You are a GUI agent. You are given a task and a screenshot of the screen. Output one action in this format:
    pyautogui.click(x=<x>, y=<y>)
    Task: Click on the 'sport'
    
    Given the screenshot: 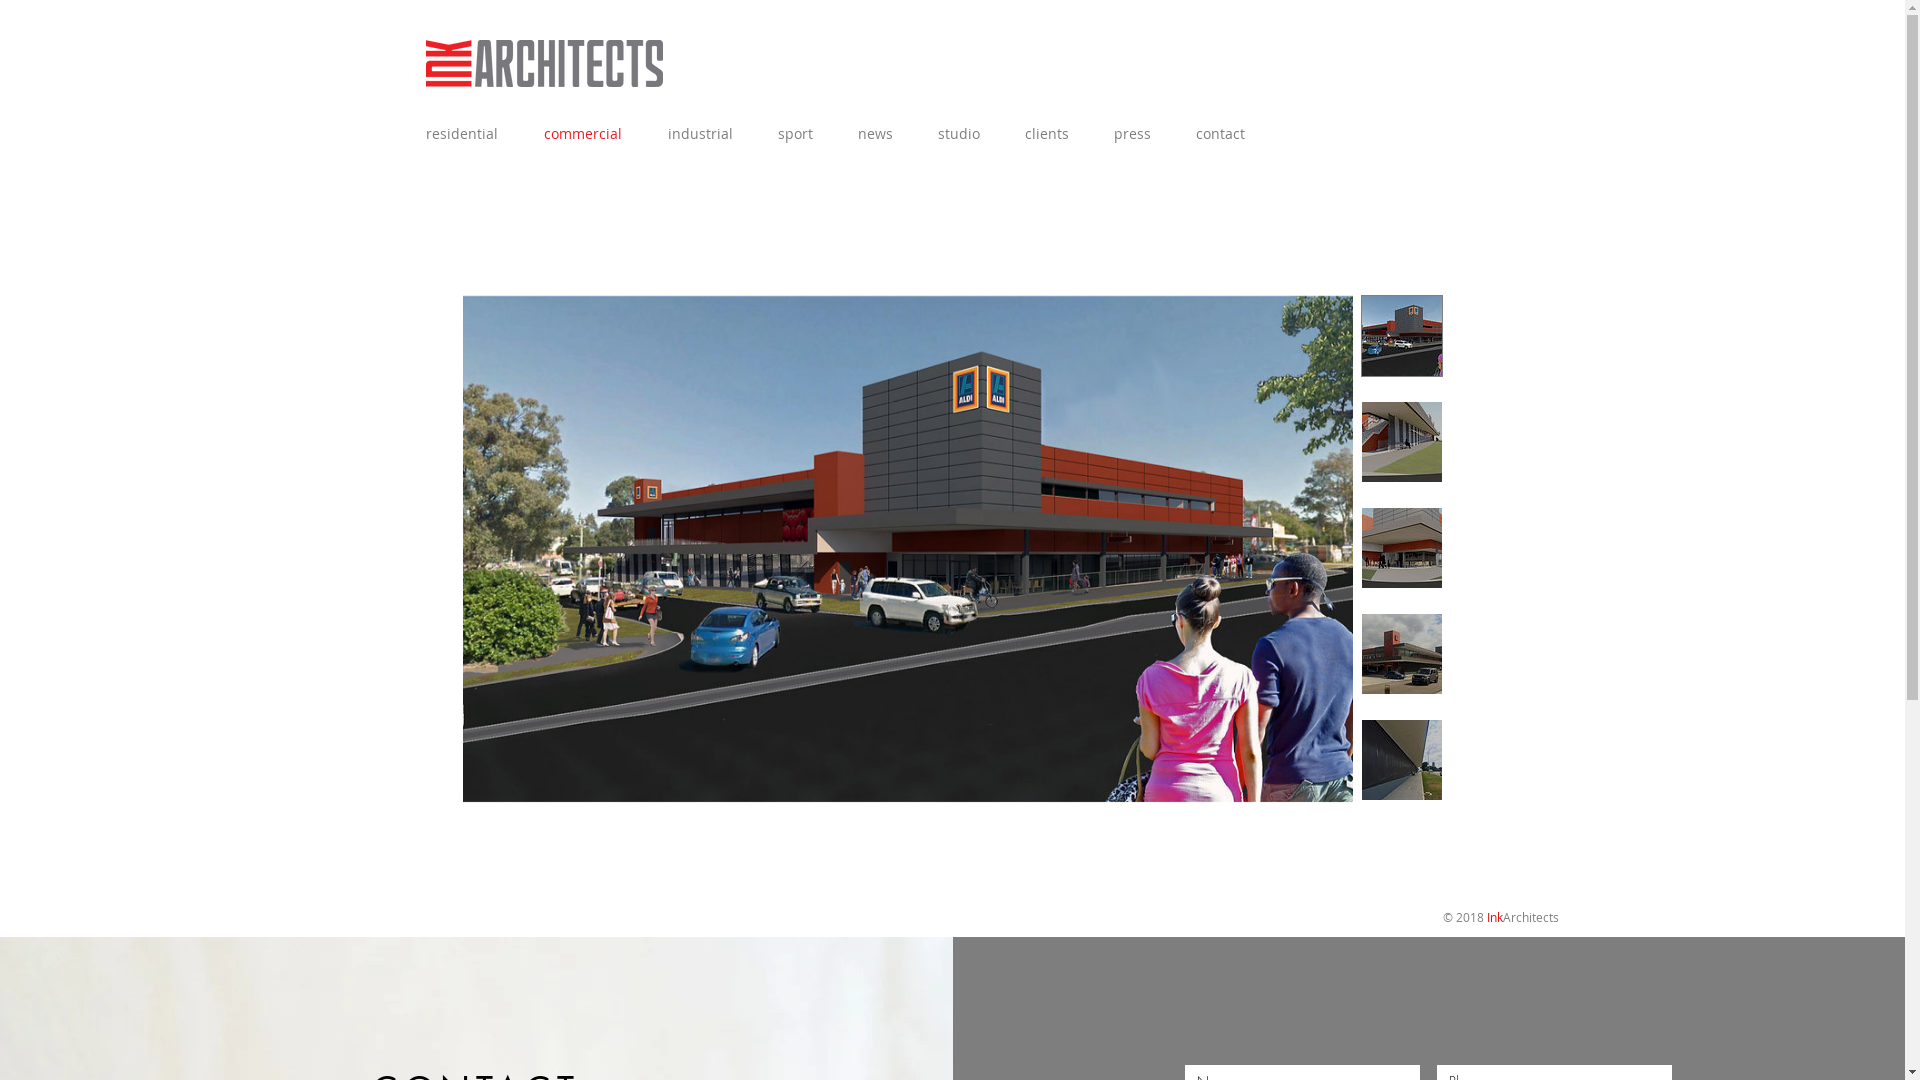 What is the action you would take?
    pyautogui.click(x=801, y=133)
    